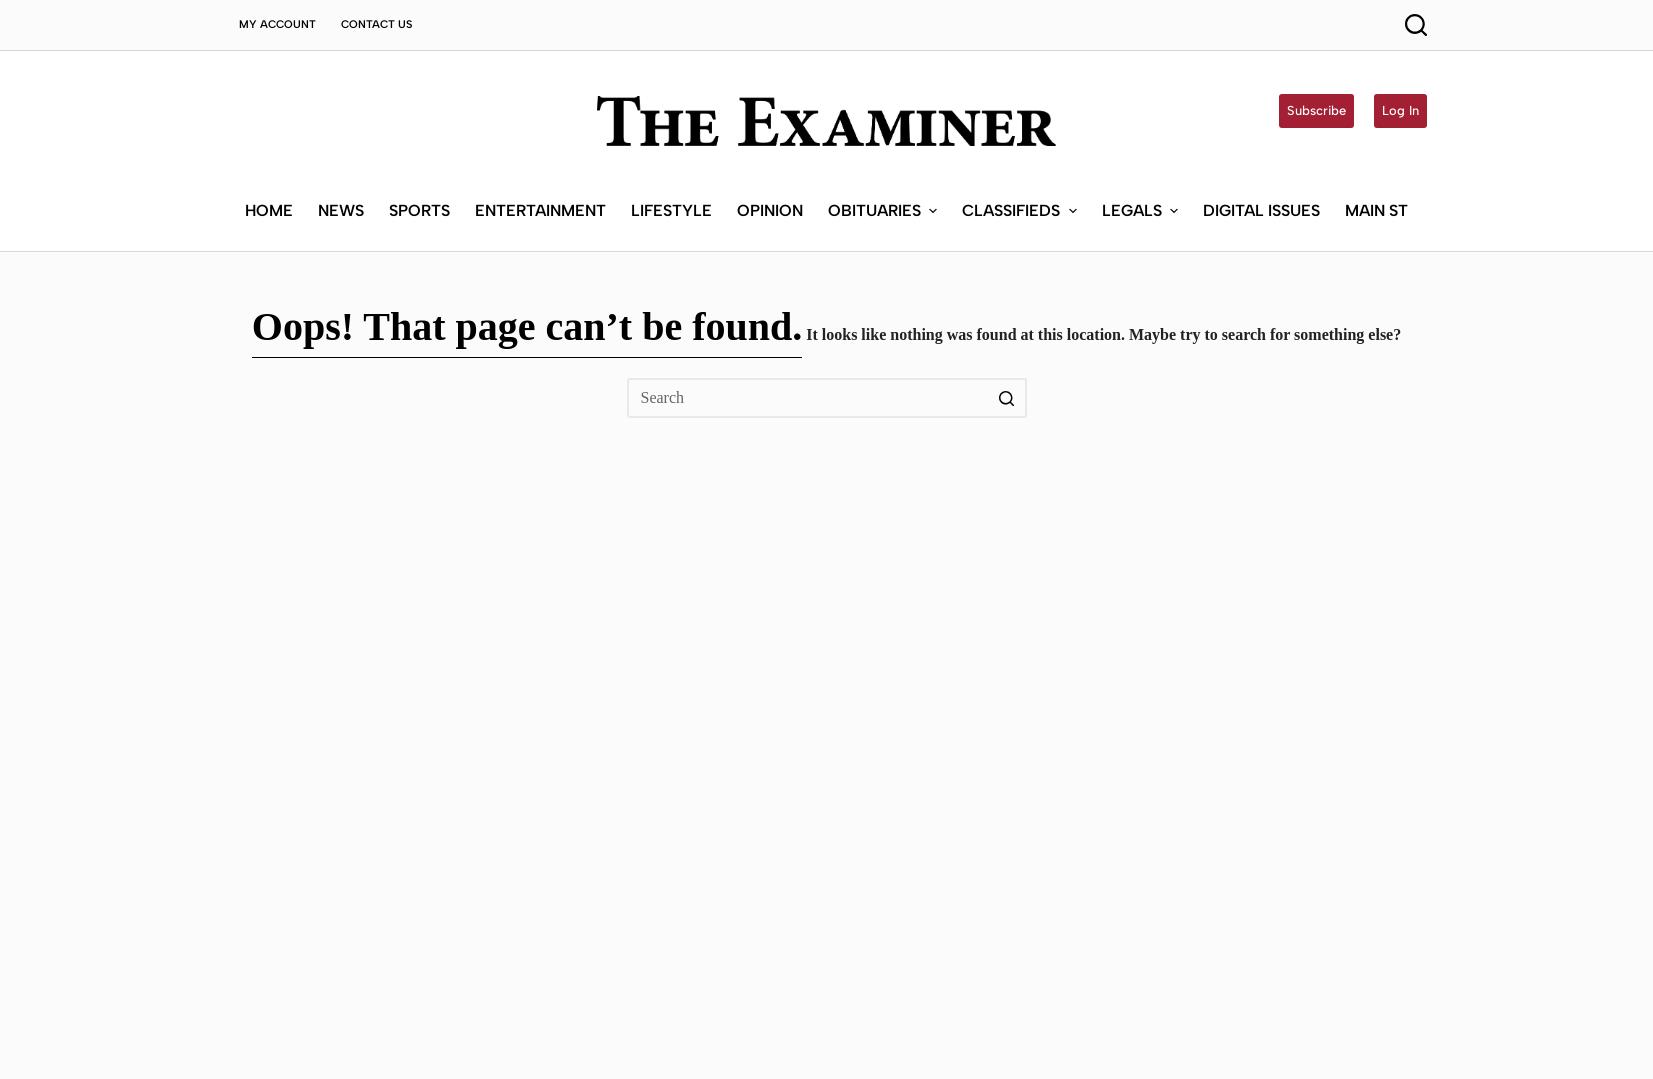  I want to click on 'Submit a Classified', so click(1030, 146).